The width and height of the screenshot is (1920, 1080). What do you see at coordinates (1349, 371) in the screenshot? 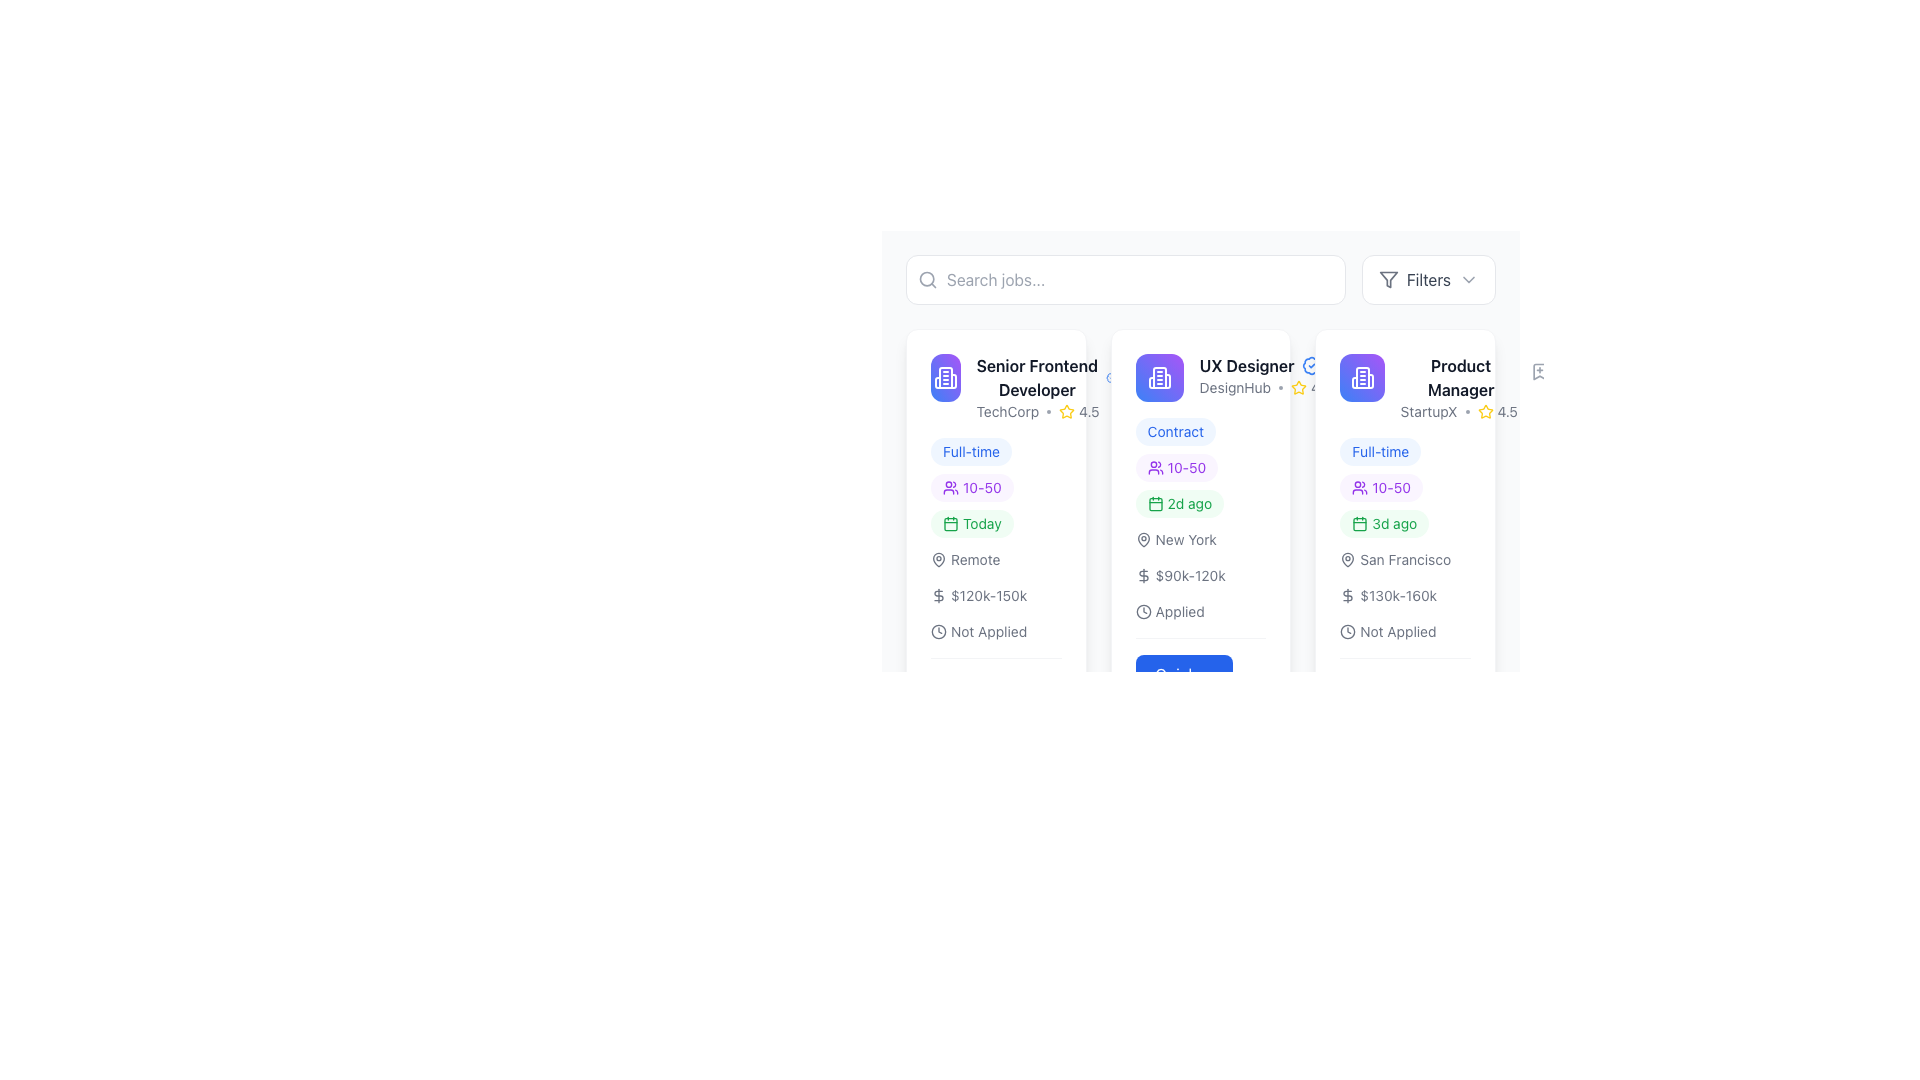
I see `the icon button located in the top-right corner of the job card to bookmark this job` at bounding box center [1349, 371].